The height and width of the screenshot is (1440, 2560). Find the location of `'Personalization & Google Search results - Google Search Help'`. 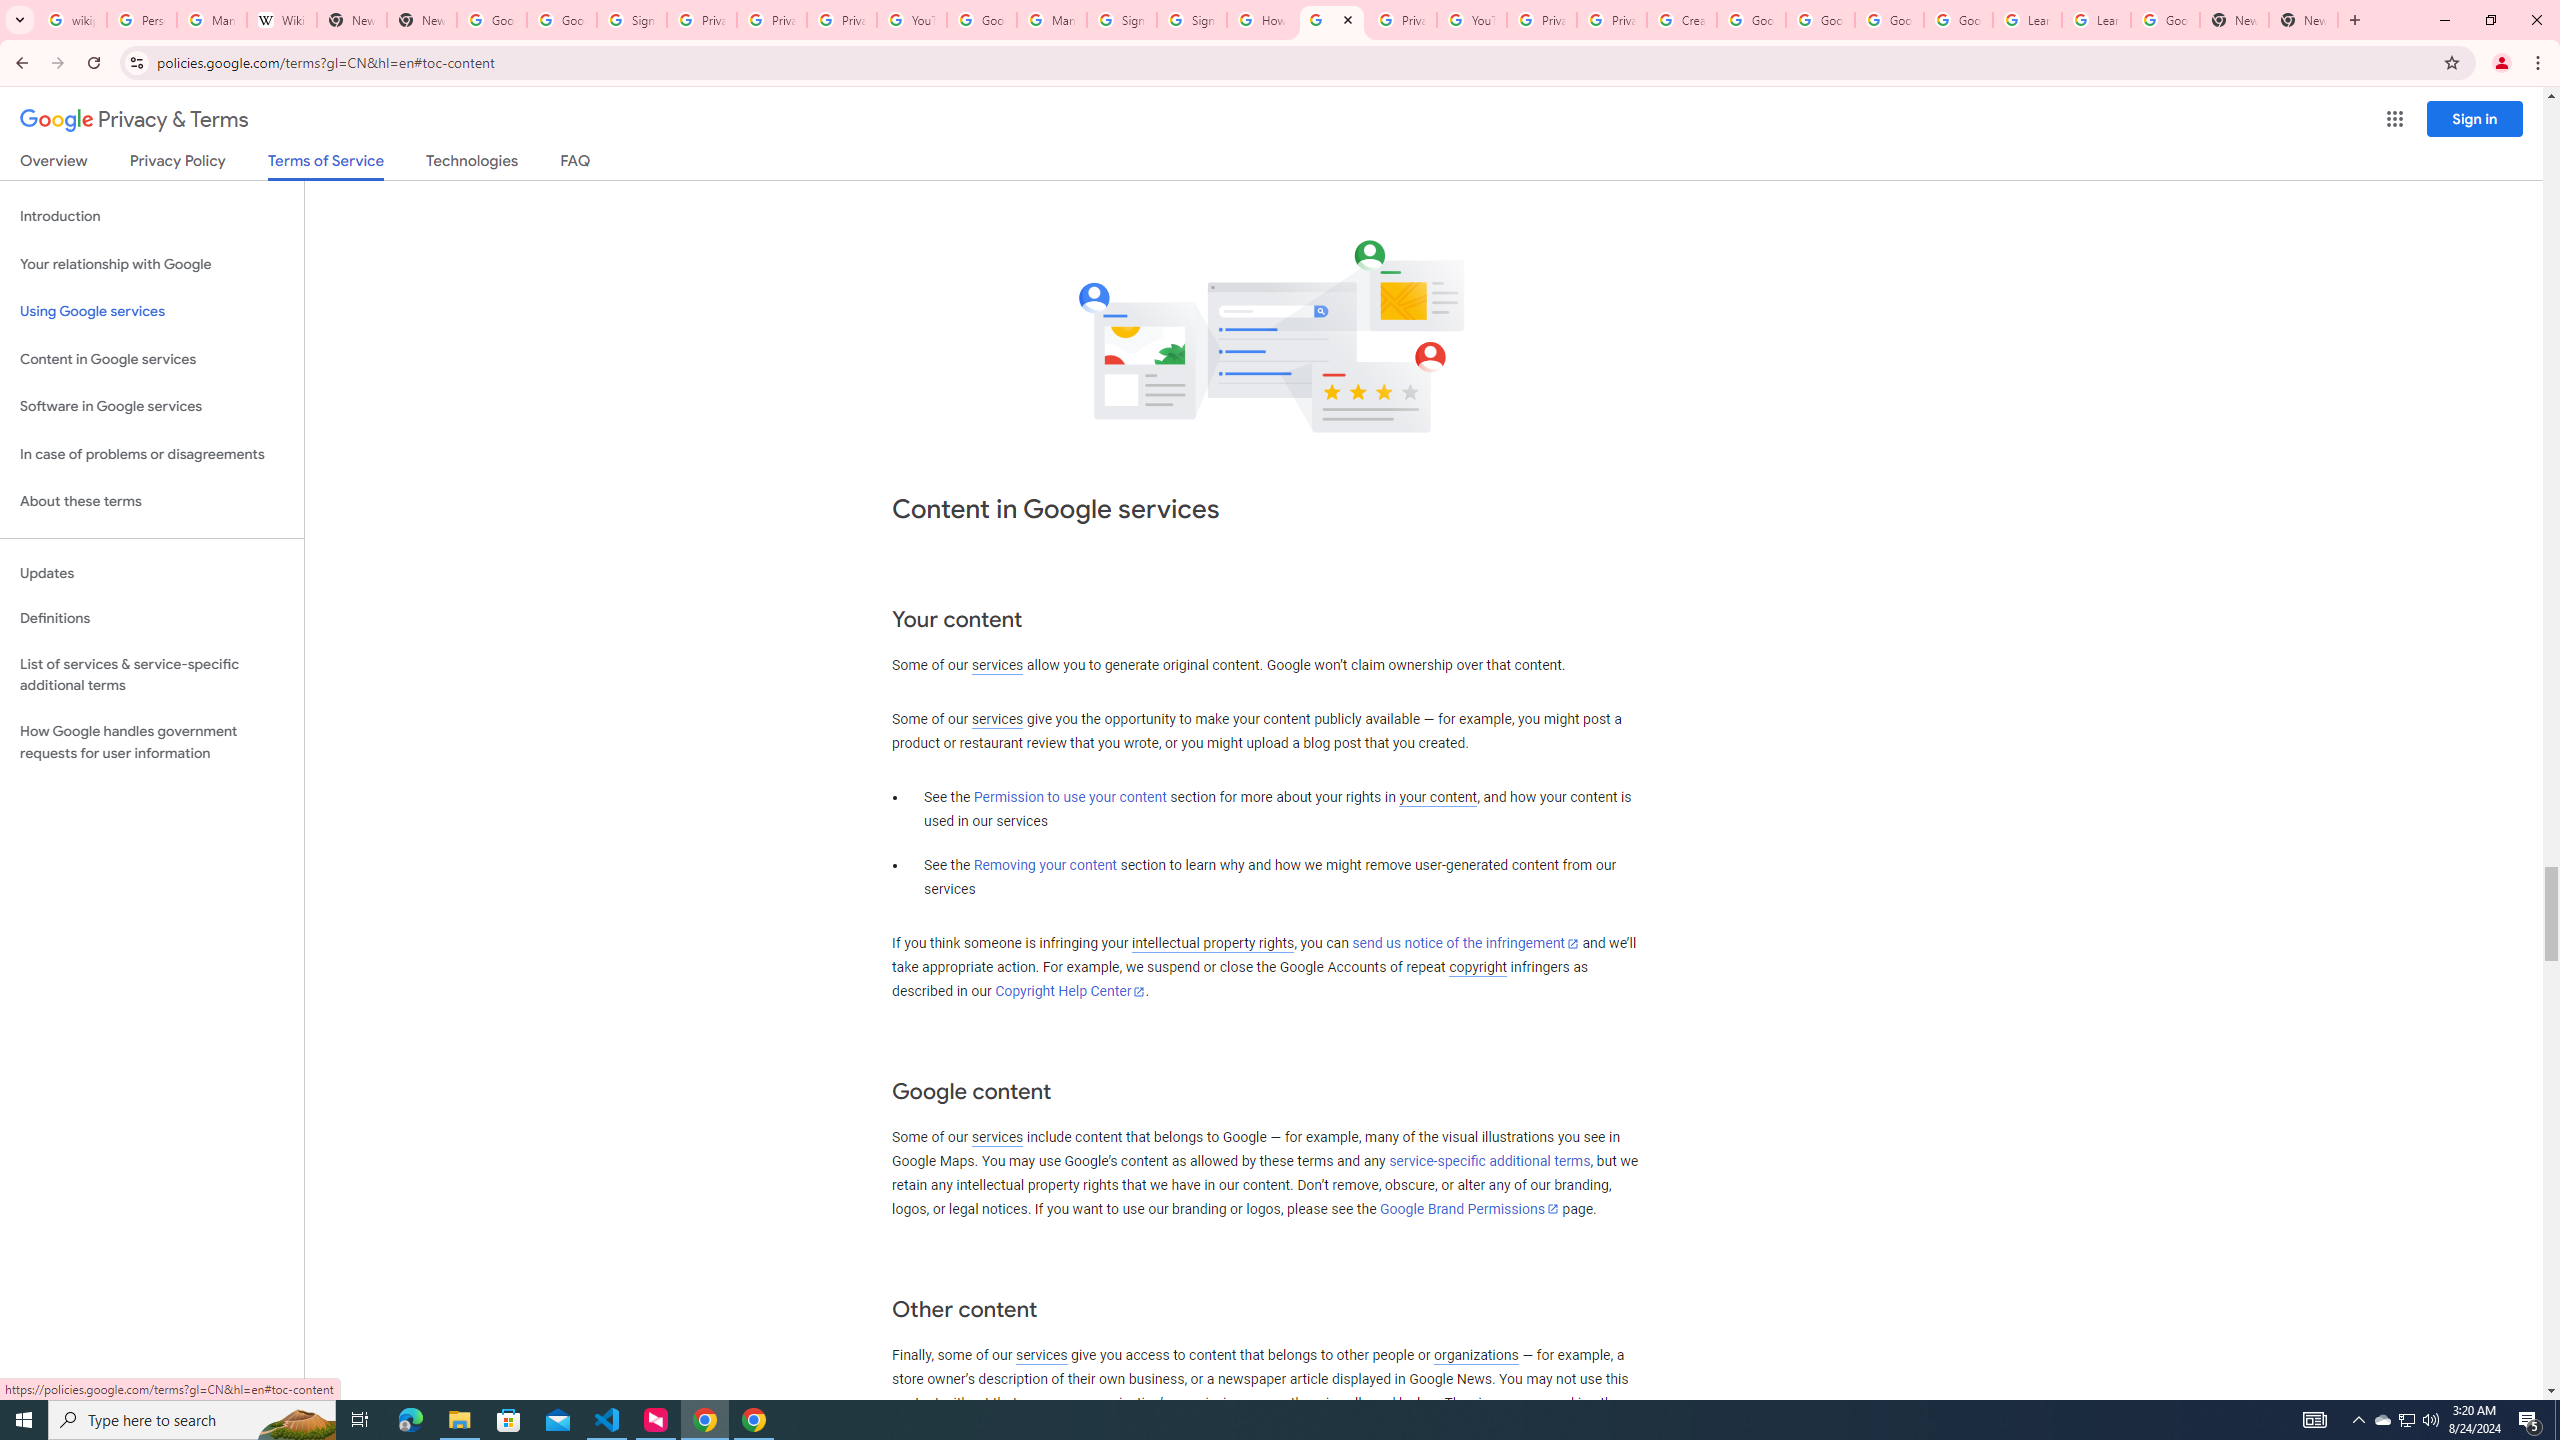

'Personalization & Google Search results - Google Search Help' is located at coordinates (142, 19).